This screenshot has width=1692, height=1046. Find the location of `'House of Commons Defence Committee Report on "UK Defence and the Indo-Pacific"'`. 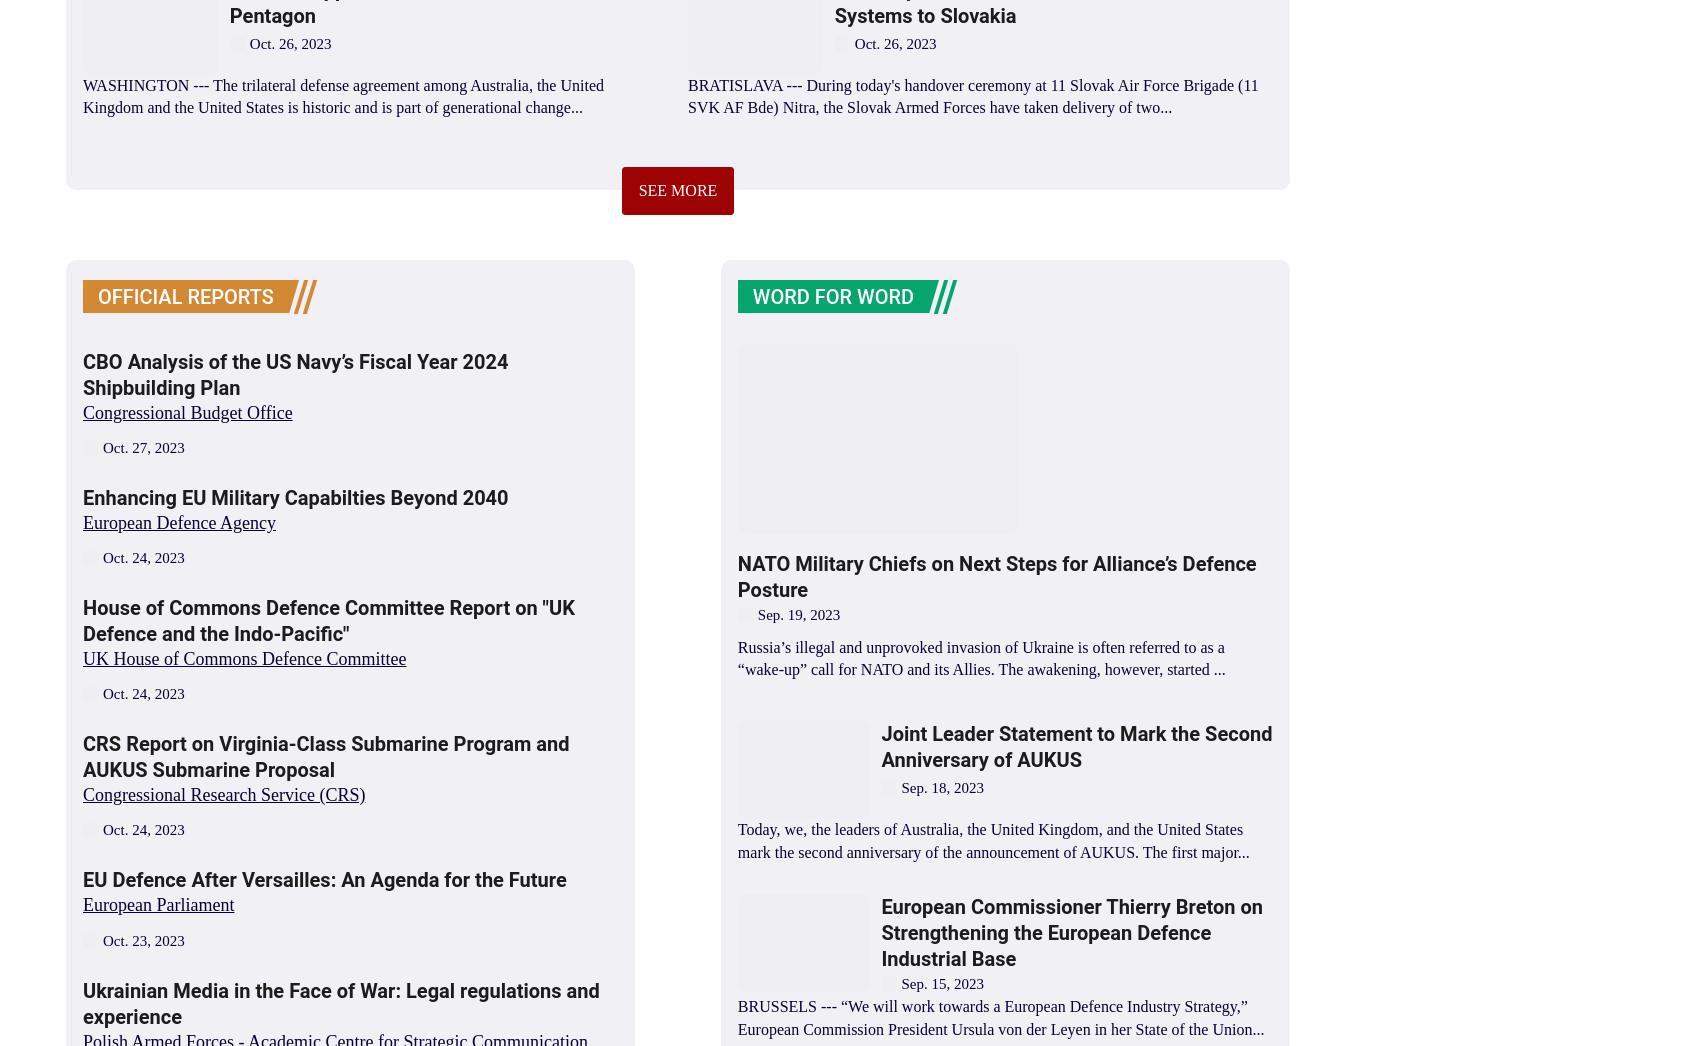

'House of Commons Defence Committee Report on "UK Defence and the Indo-Pacific"' is located at coordinates (327, 621).